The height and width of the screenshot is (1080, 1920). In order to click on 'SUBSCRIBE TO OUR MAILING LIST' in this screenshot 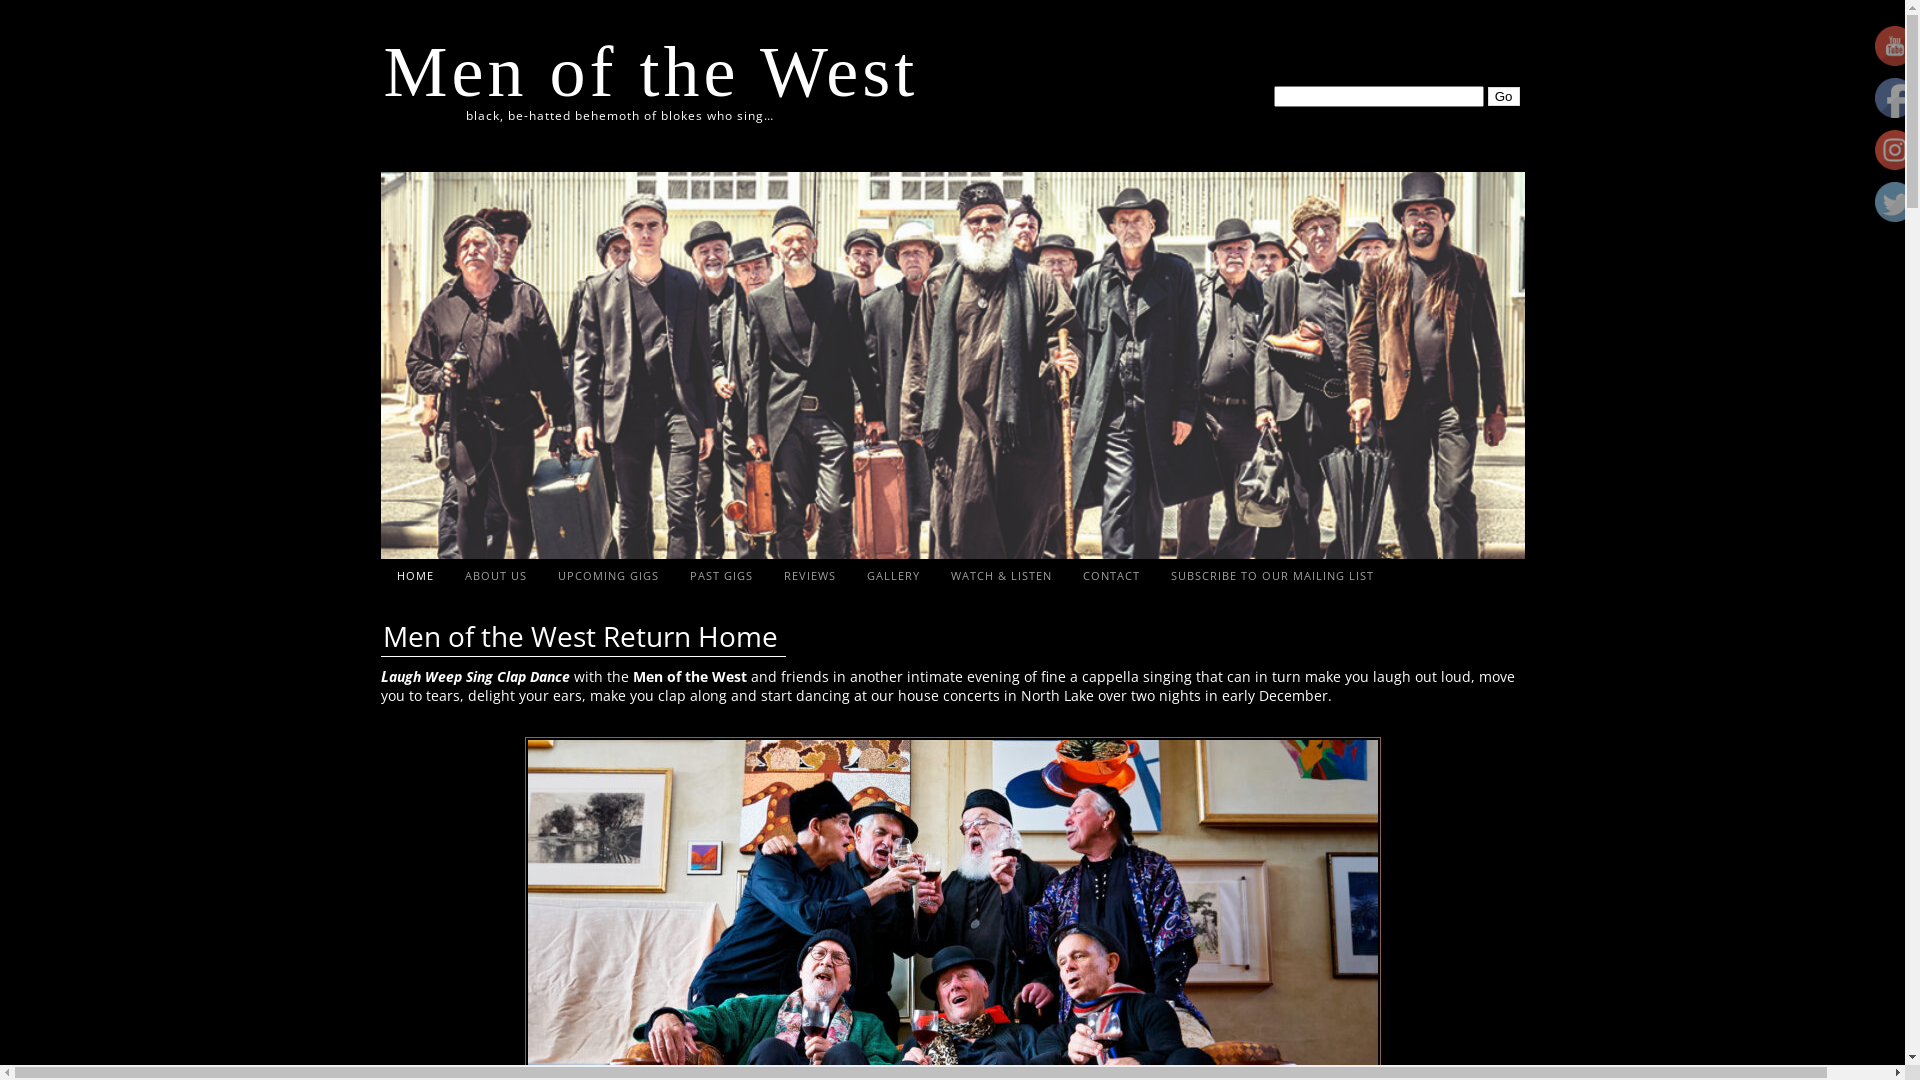, I will do `click(1271, 574)`.